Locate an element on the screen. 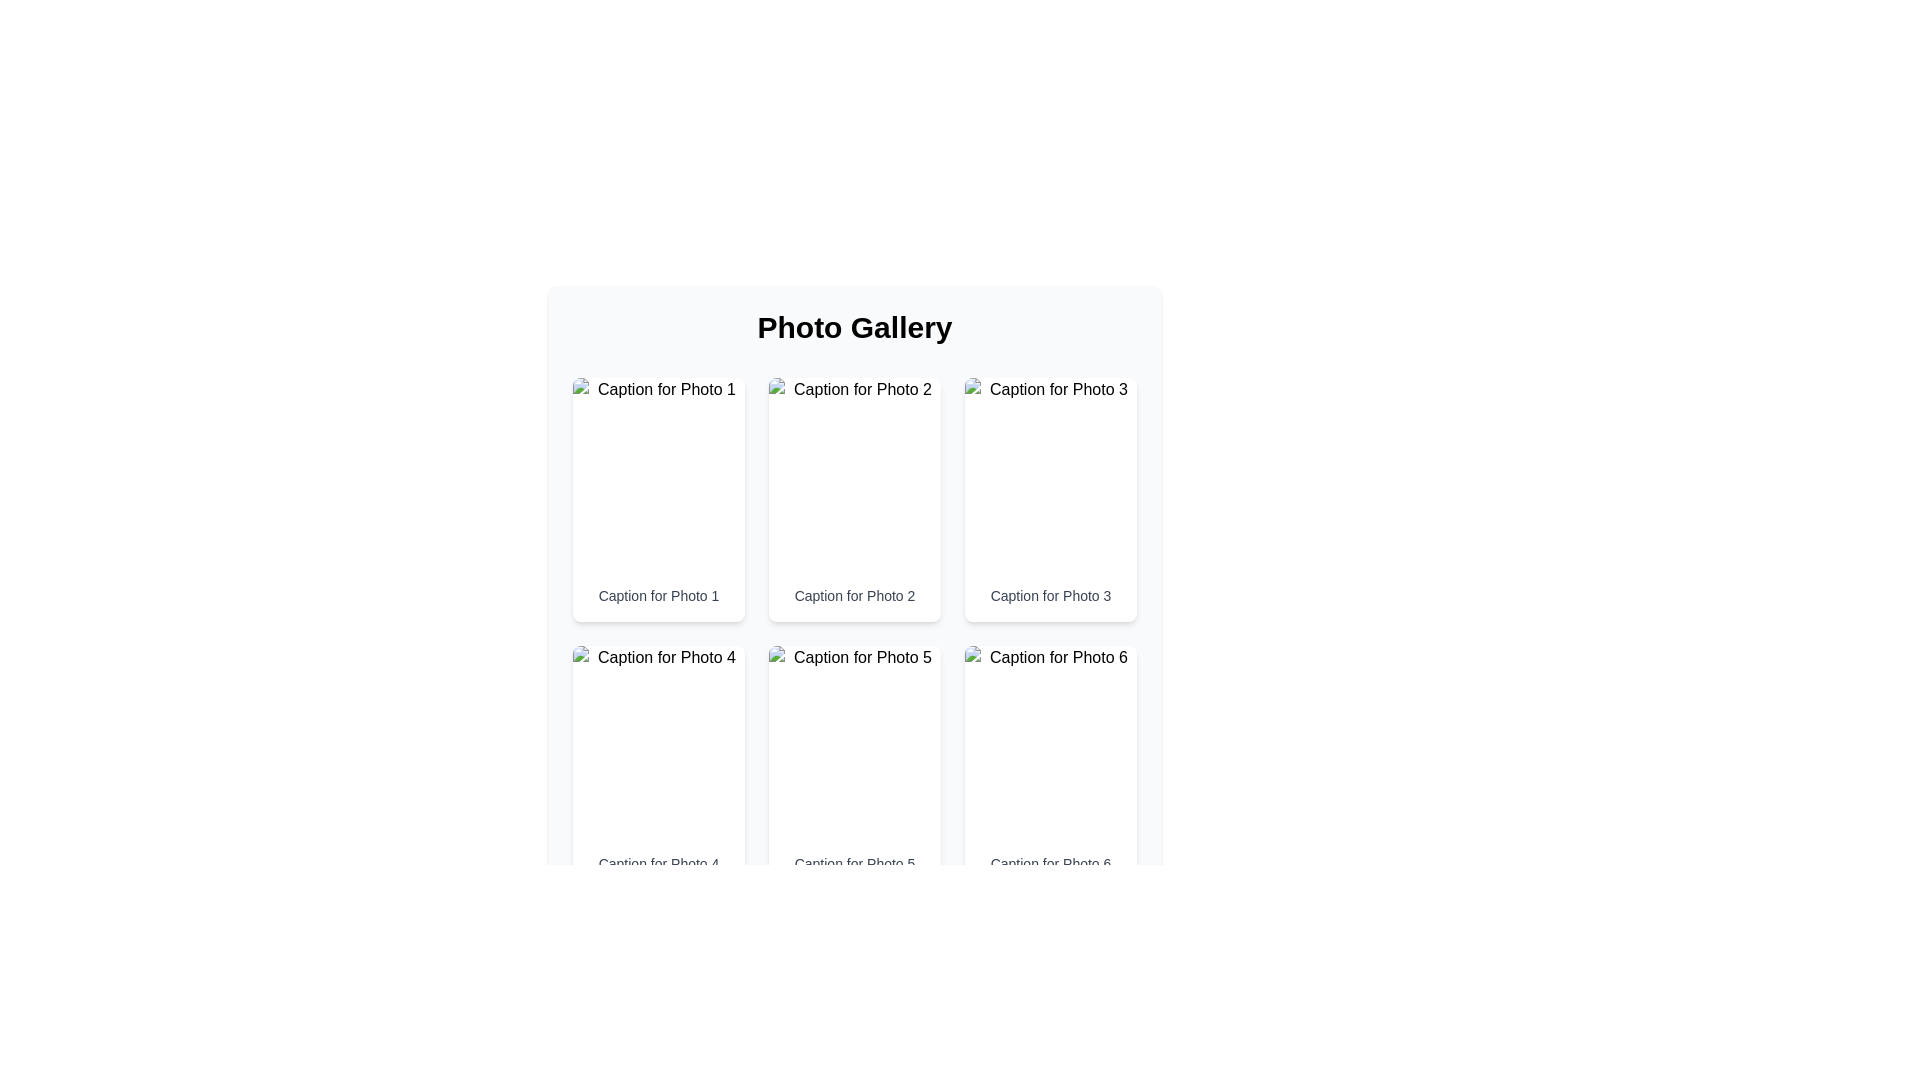  the text label is located at coordinates (854, 595).